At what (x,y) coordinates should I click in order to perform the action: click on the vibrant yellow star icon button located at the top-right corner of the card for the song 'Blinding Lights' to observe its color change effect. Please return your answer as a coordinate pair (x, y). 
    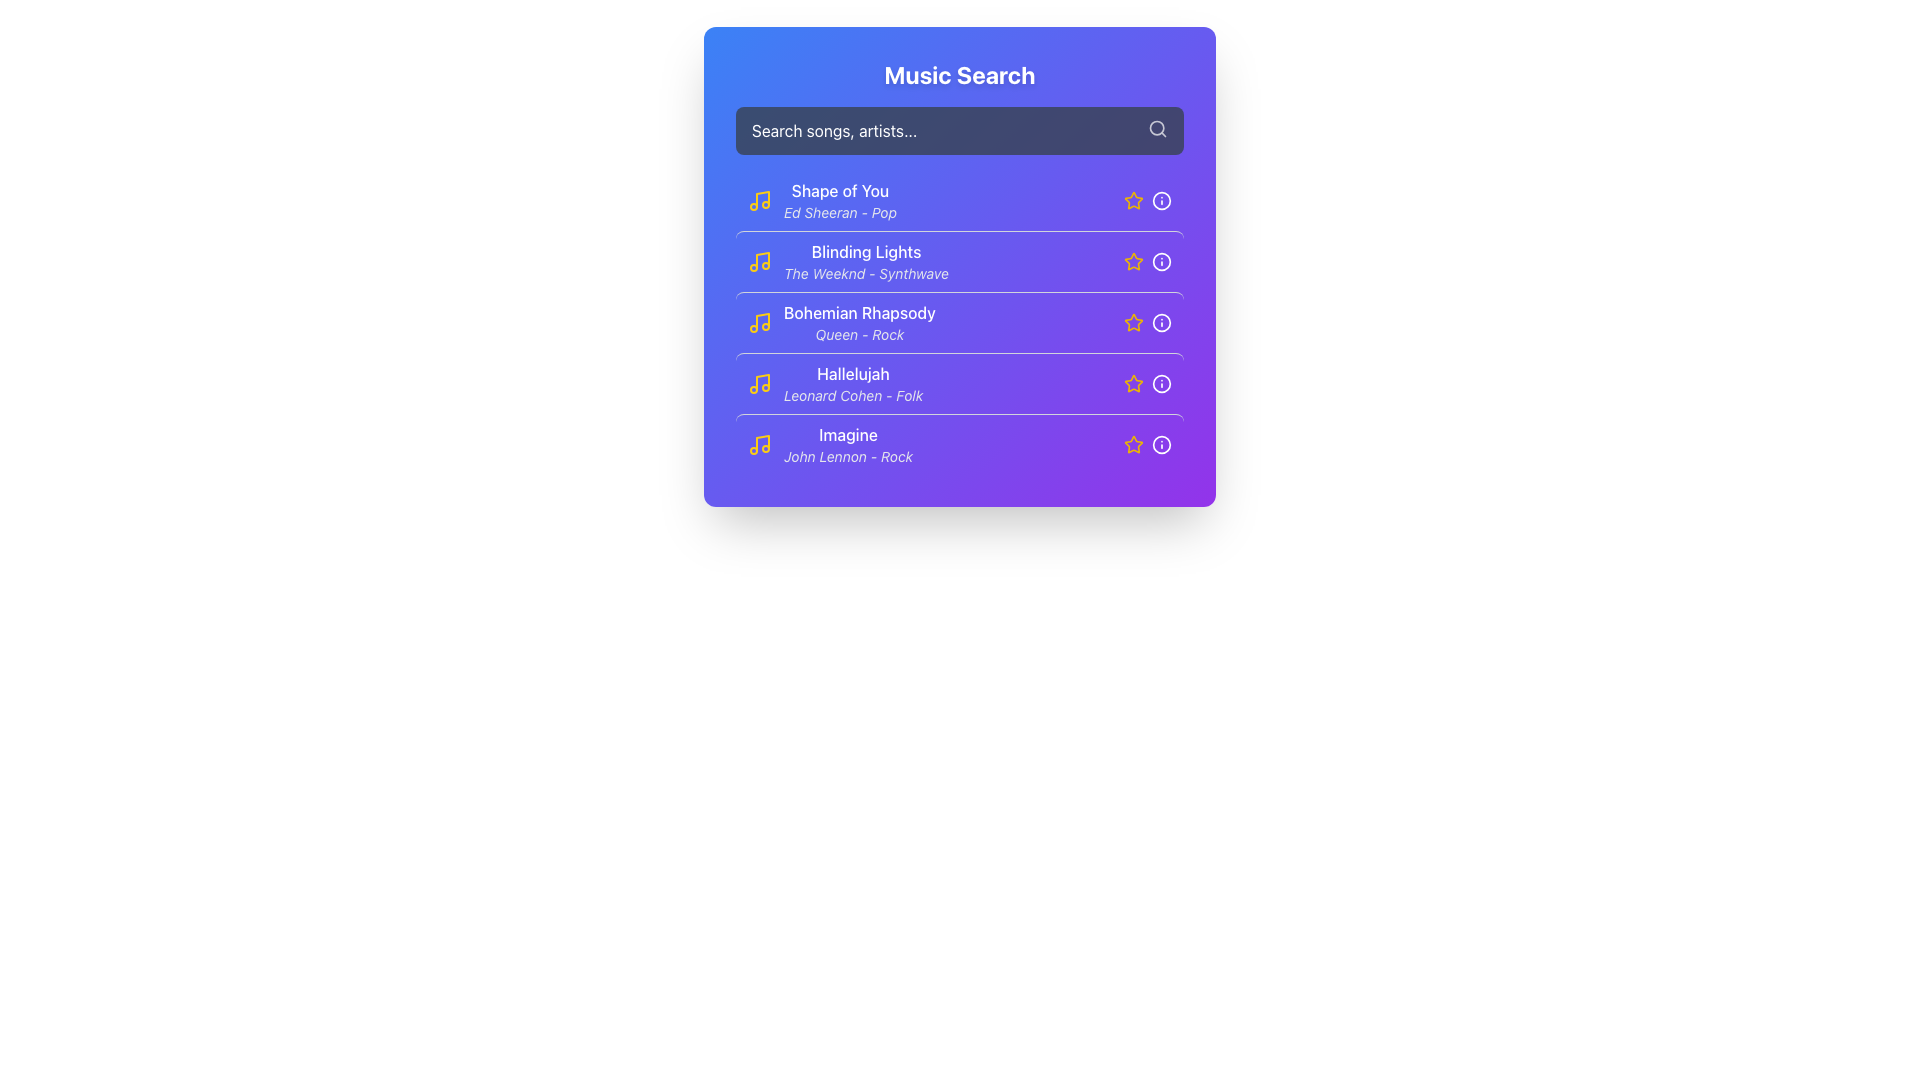
    Looking at the image, I should click on (1133, 260).